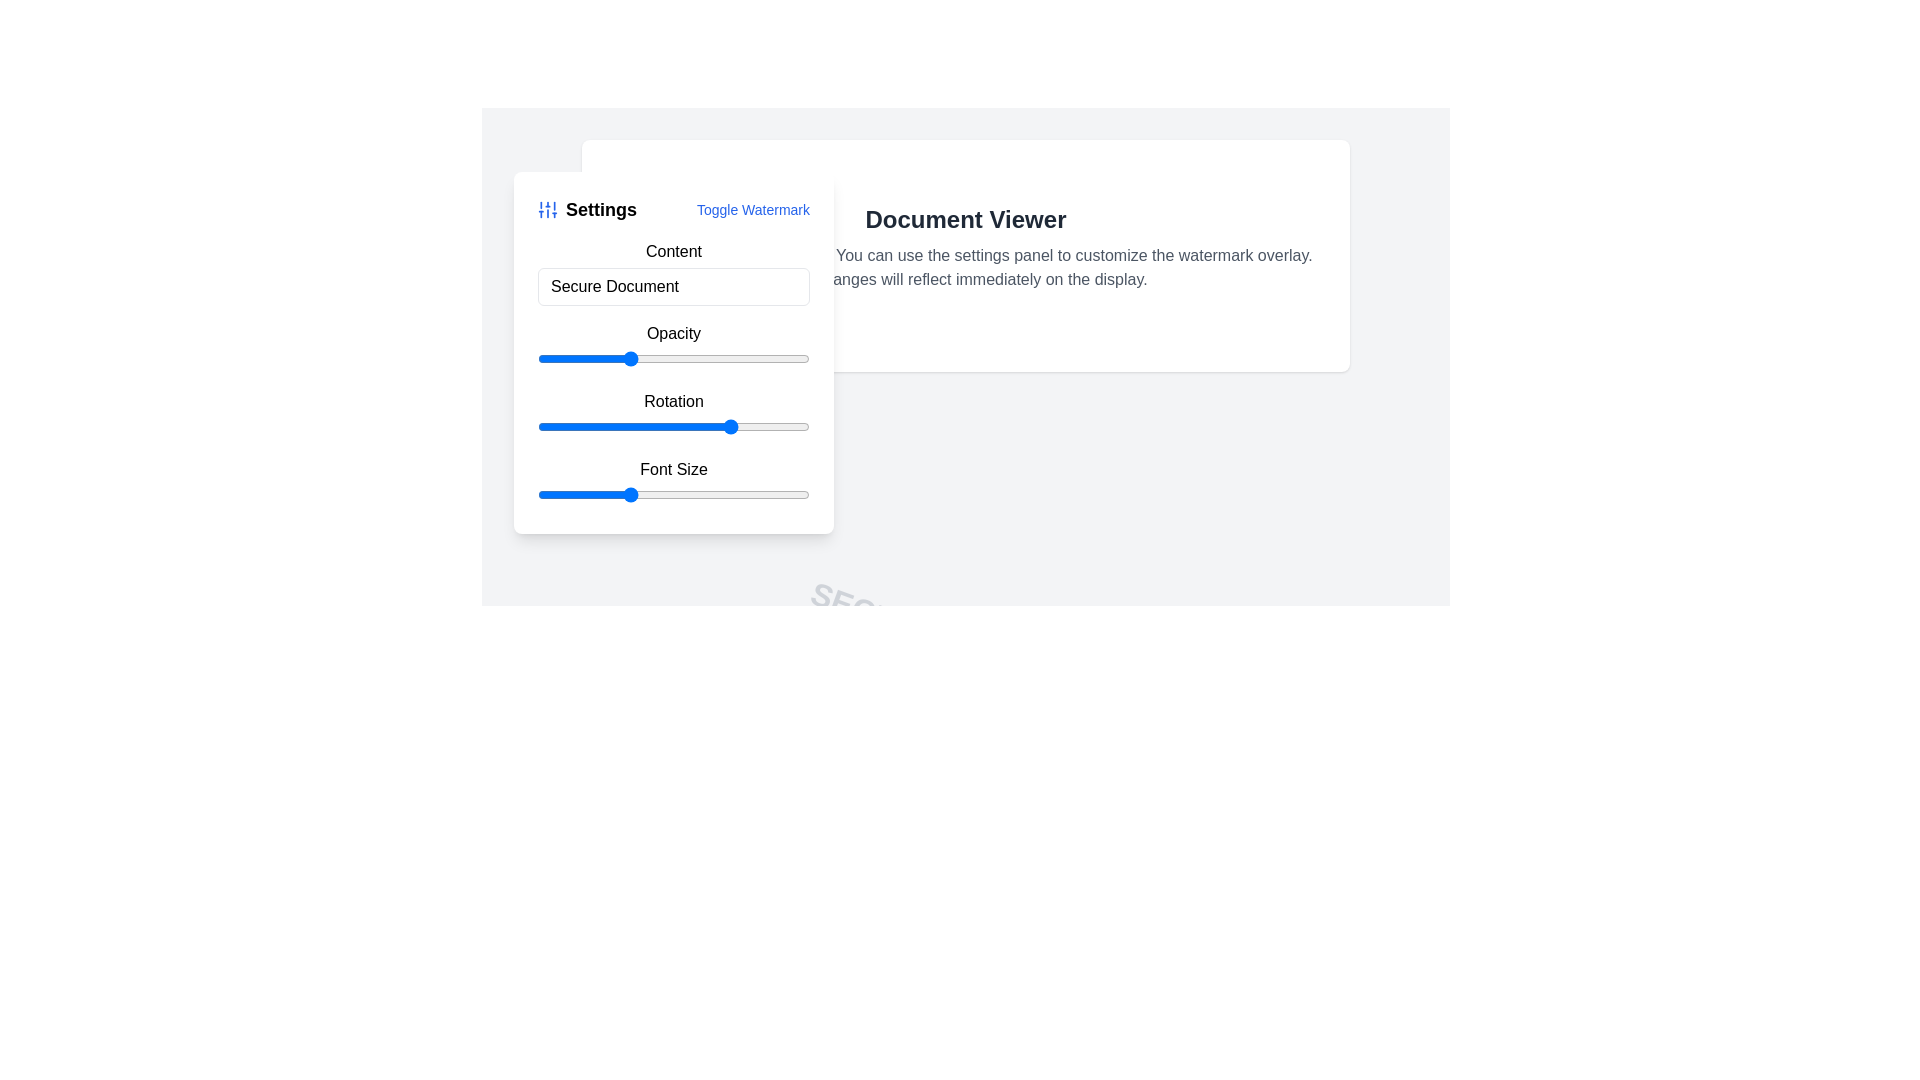  Describe the element at coordinates (633, 426) in the screenshot. I see `rotation` at that location.